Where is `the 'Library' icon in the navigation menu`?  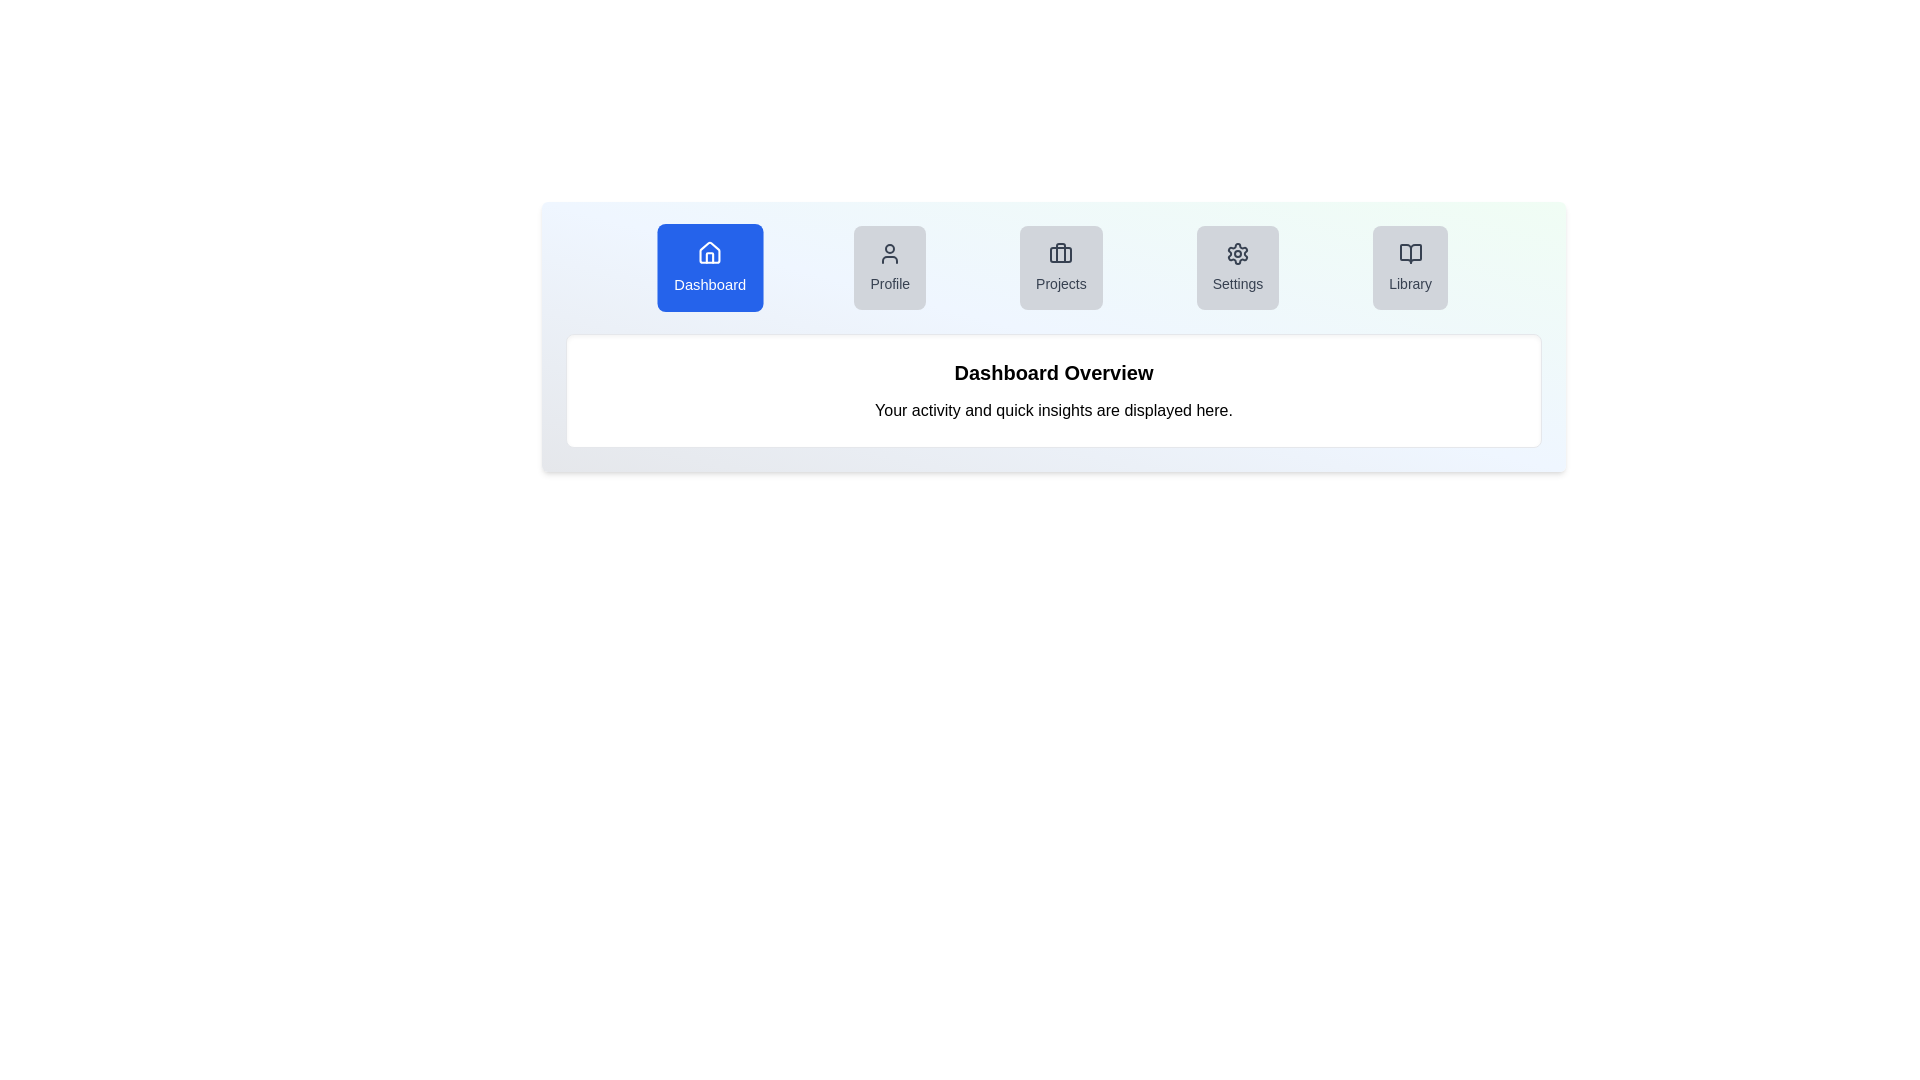
the 'Library' icon in the navigation menu is located at coordinates (1409, 253).